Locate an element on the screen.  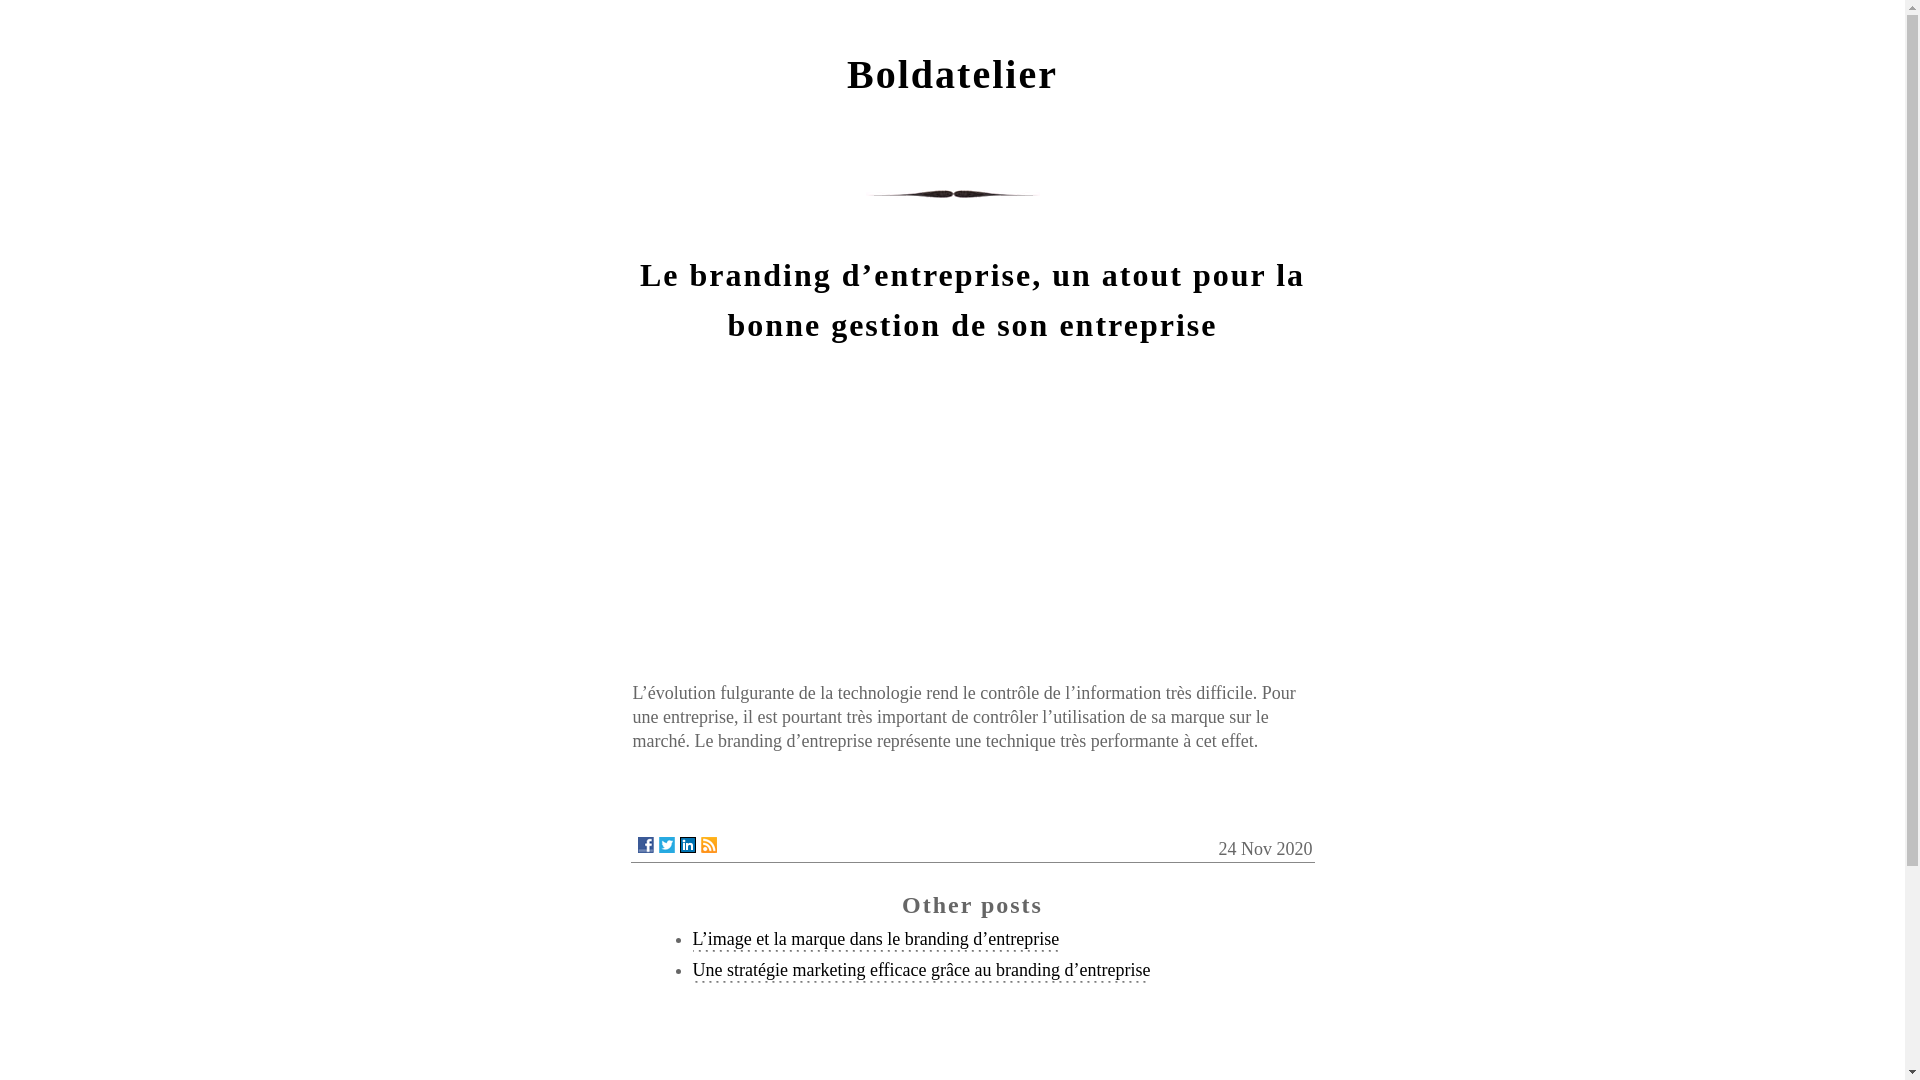
'RSS' is located at coordinates (708, 844).